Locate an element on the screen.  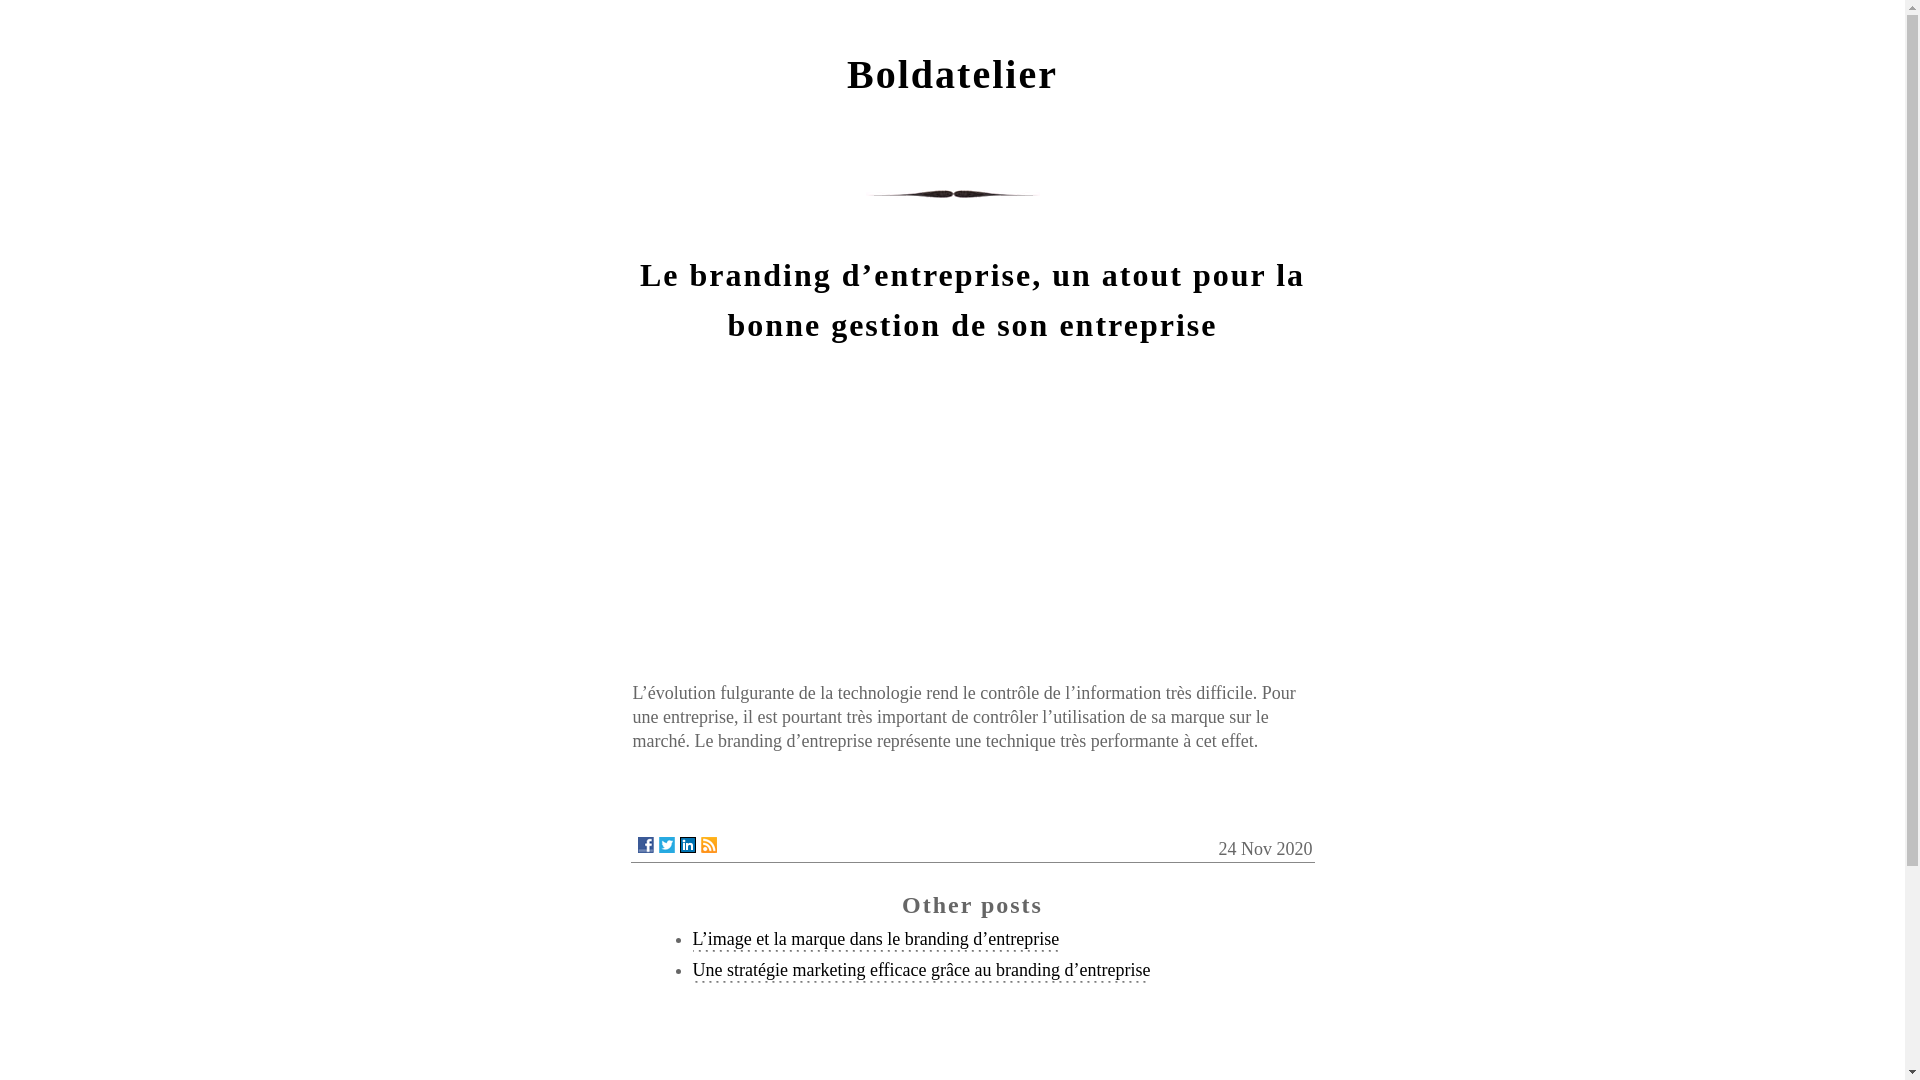
'RSS' is located at coordinates (708, 844).